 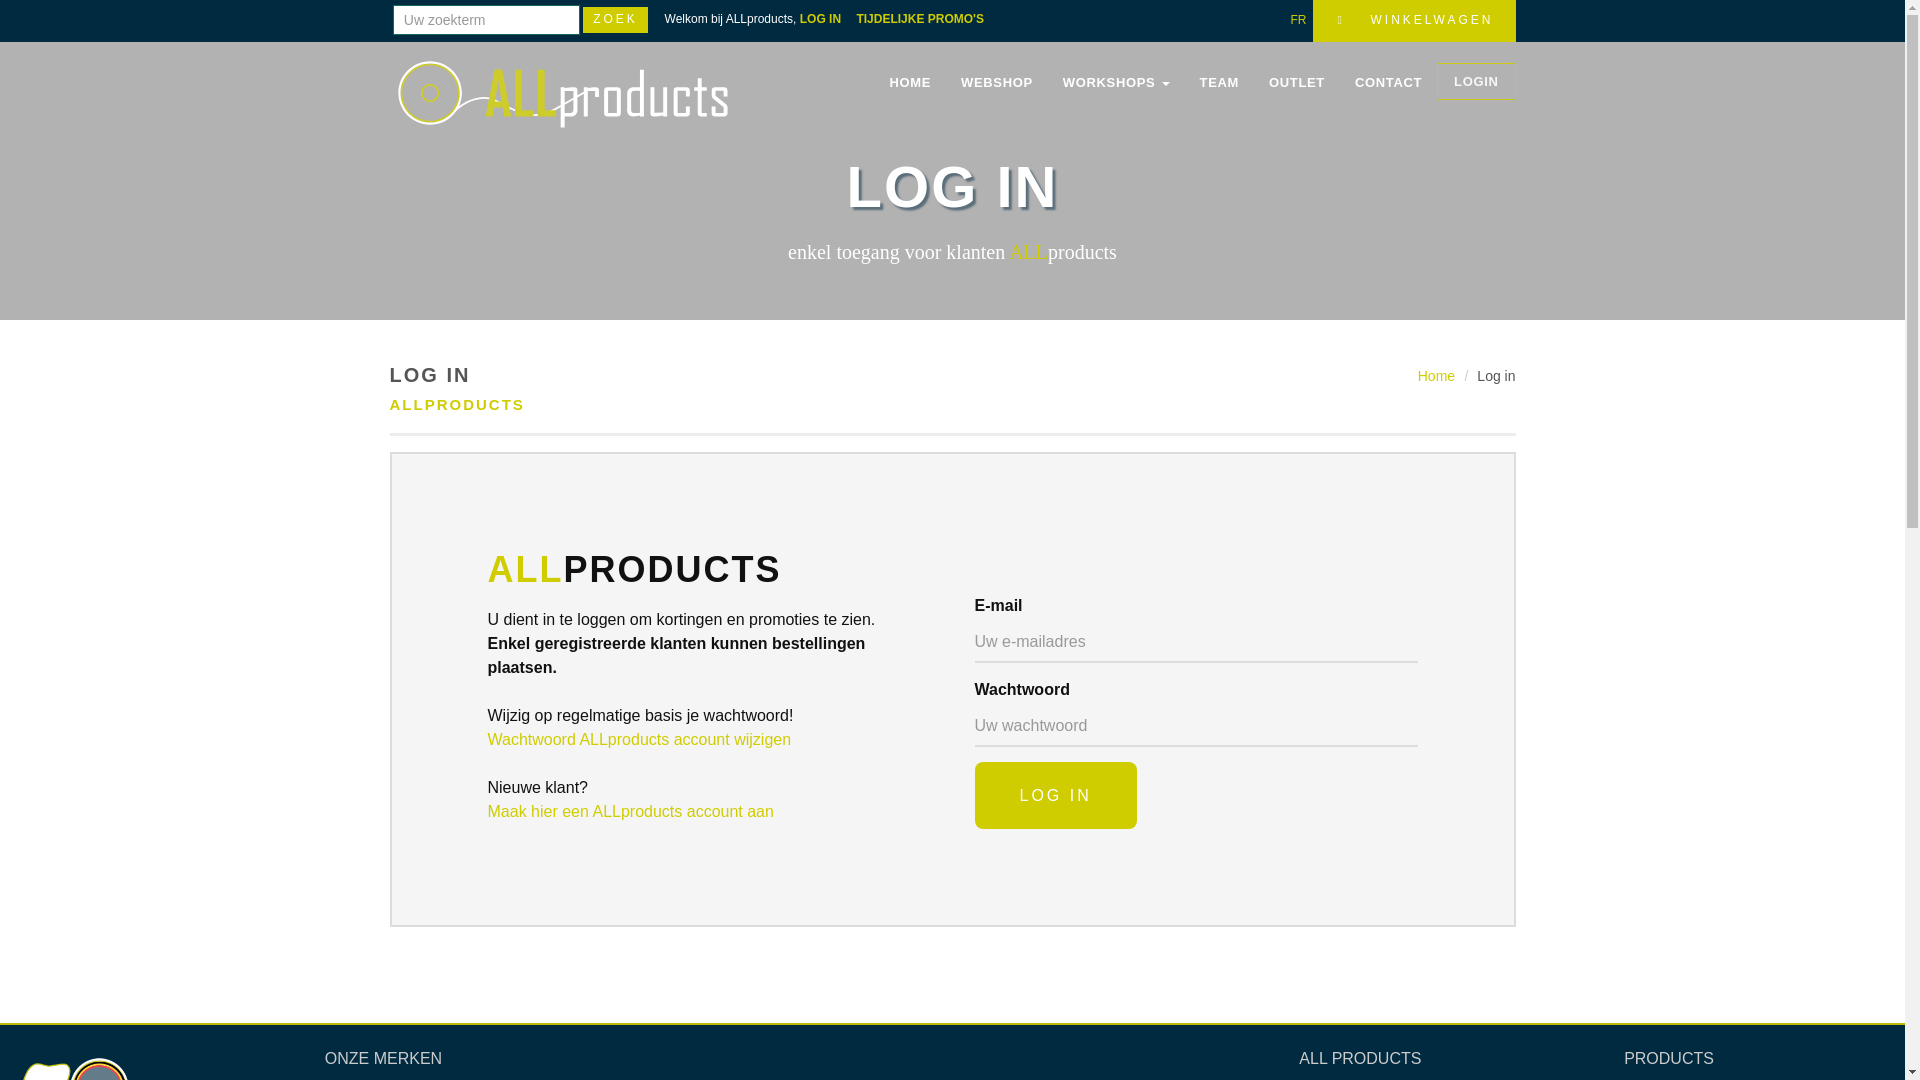 I want to click on 'FR', so click(x=1290, y=19).